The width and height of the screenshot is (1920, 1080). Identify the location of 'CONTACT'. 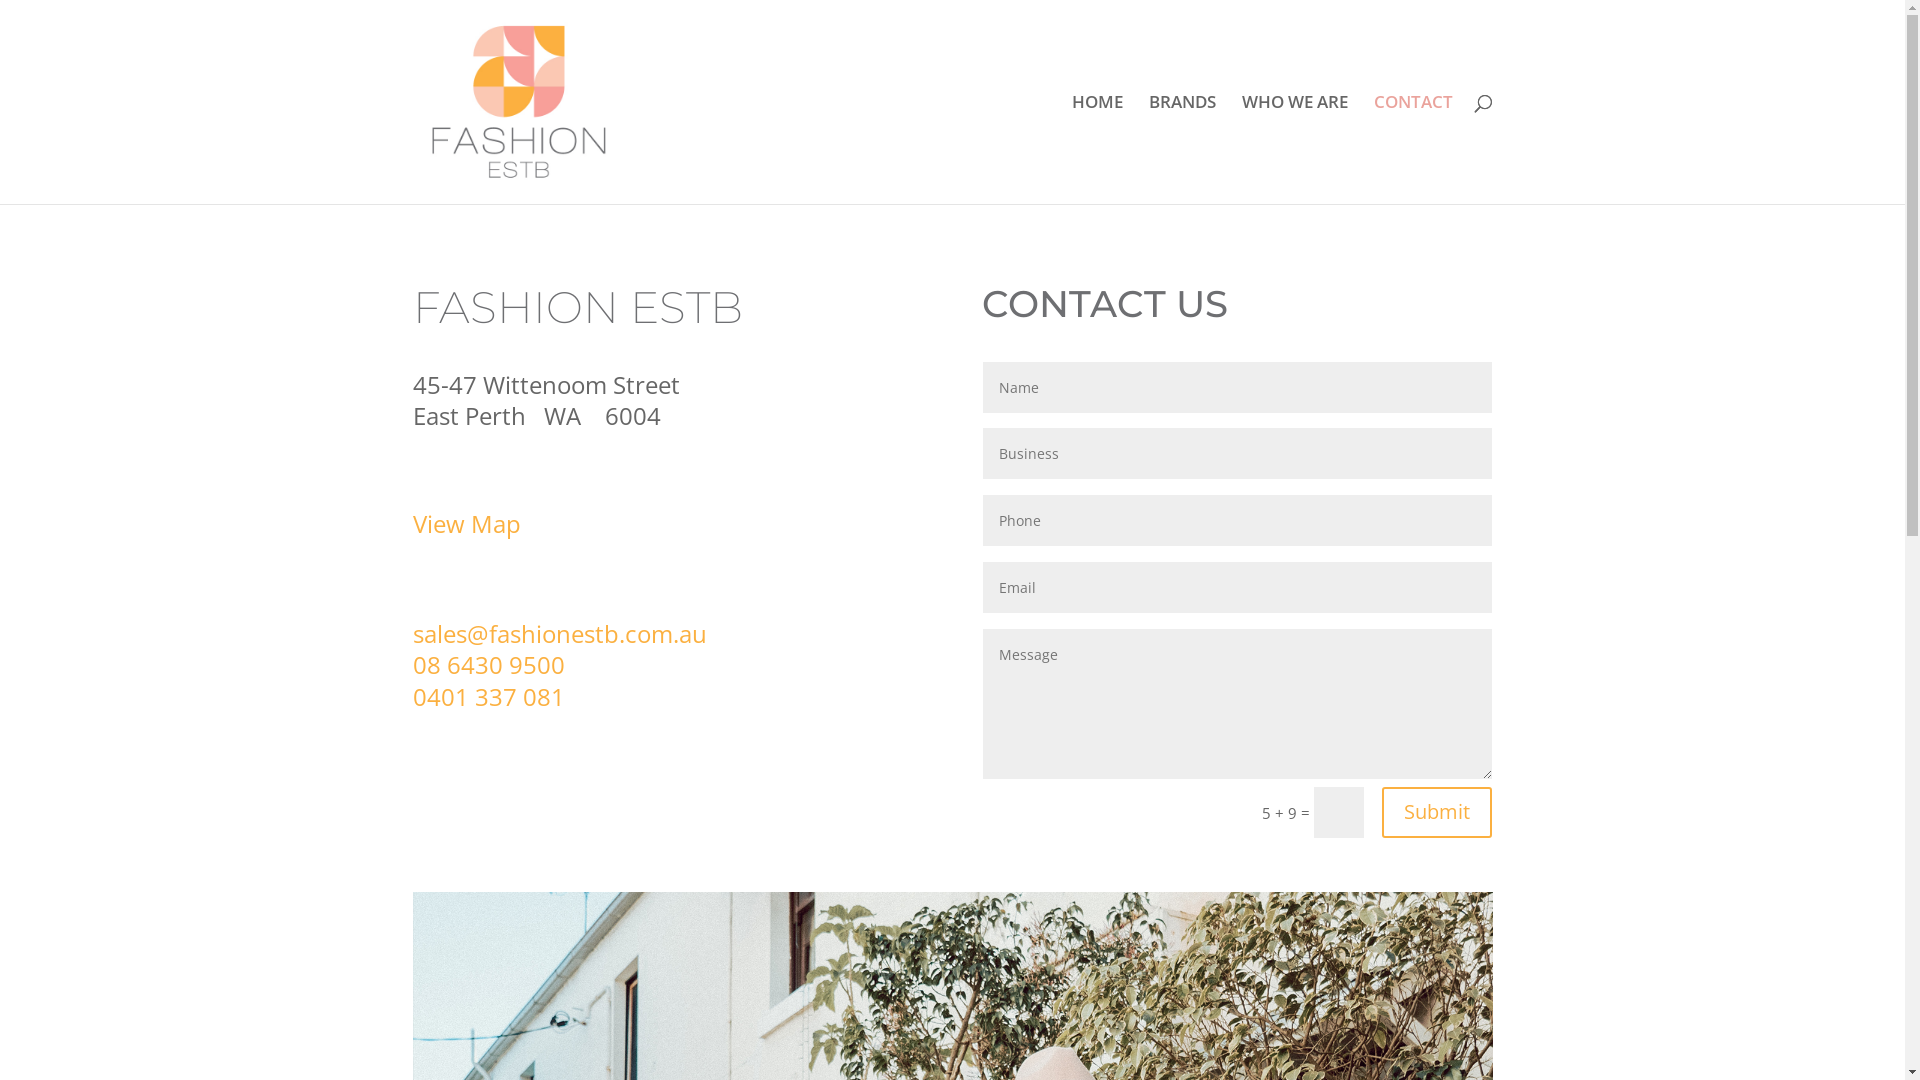
(1412, 148).